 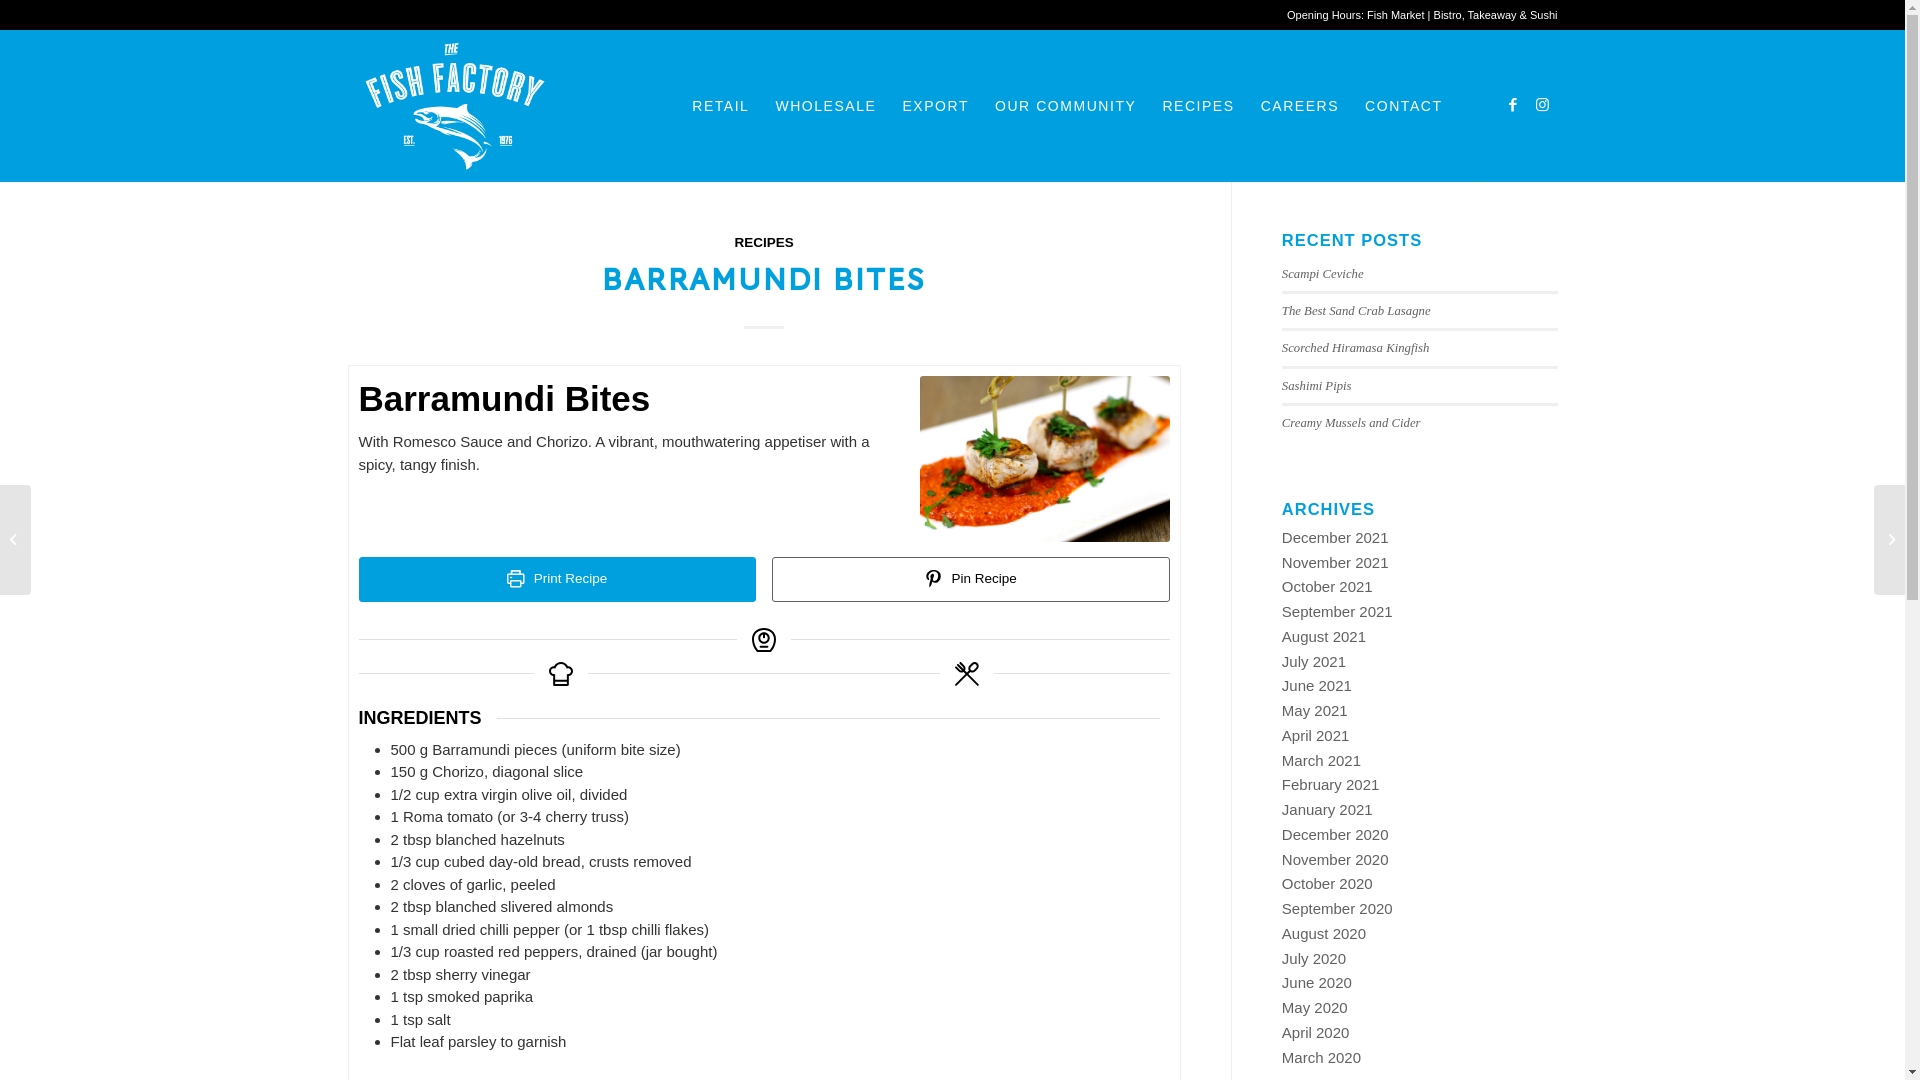 I want to click on 'Takeaway', so click(x=1492, y=15).